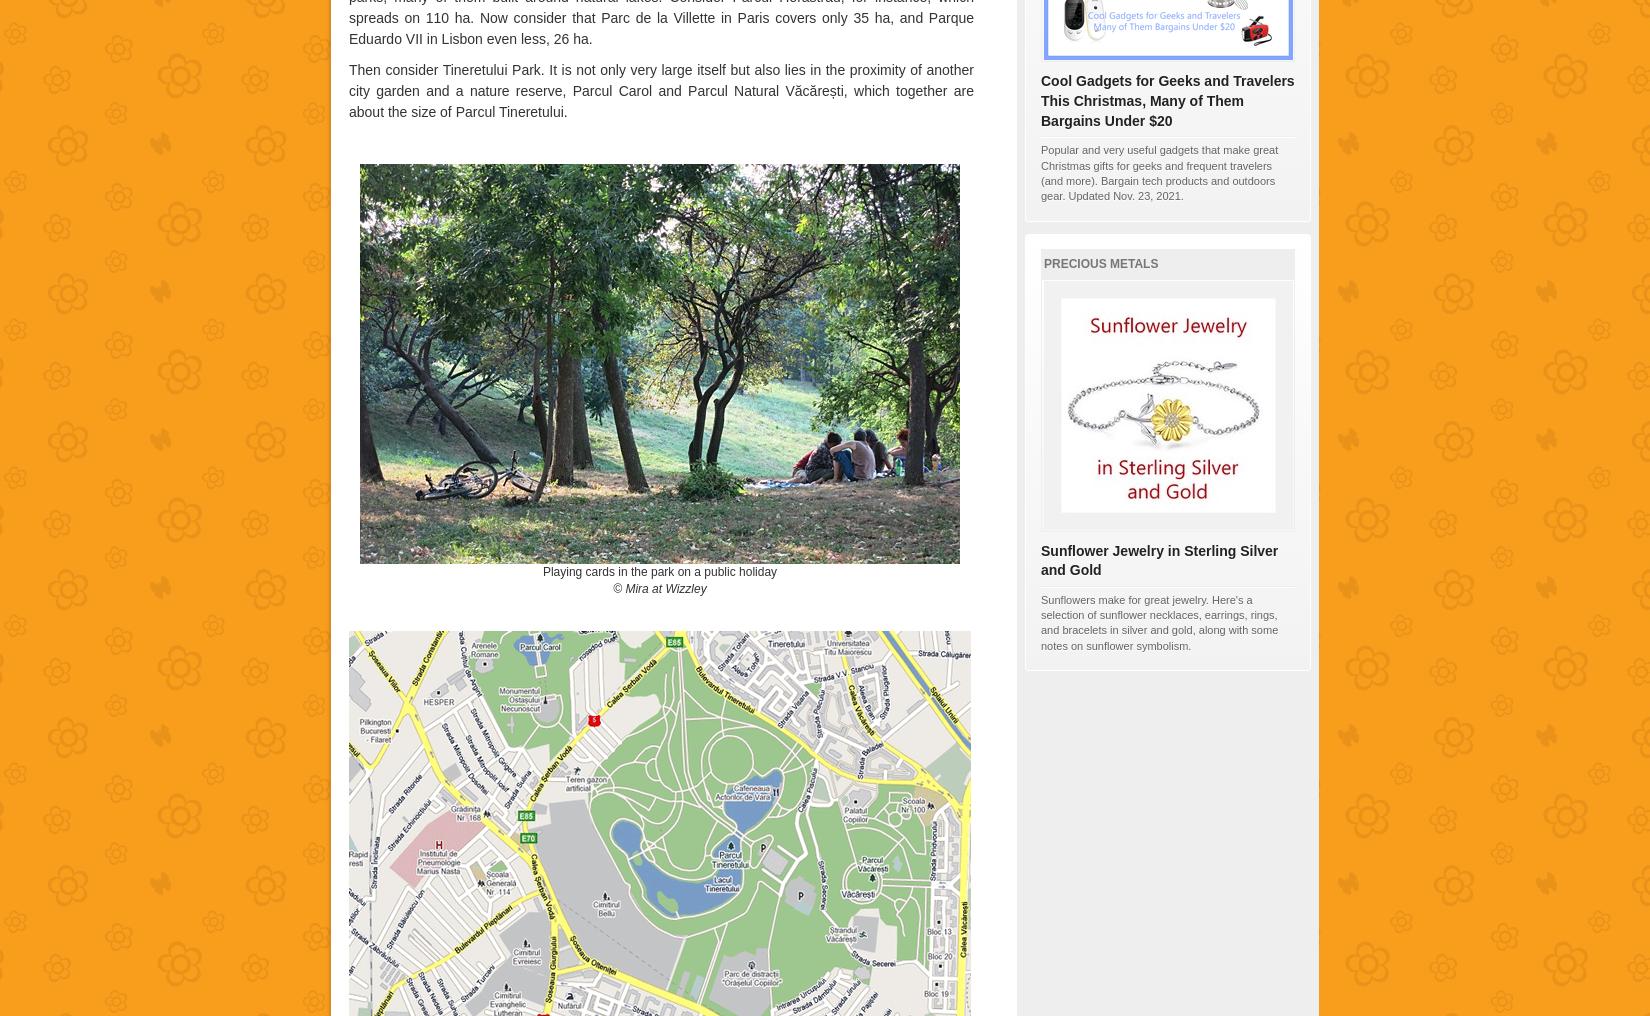 This screenshot has height=1016, width=1650. I want to click on 'Precious Metals', so click(1101, 262).